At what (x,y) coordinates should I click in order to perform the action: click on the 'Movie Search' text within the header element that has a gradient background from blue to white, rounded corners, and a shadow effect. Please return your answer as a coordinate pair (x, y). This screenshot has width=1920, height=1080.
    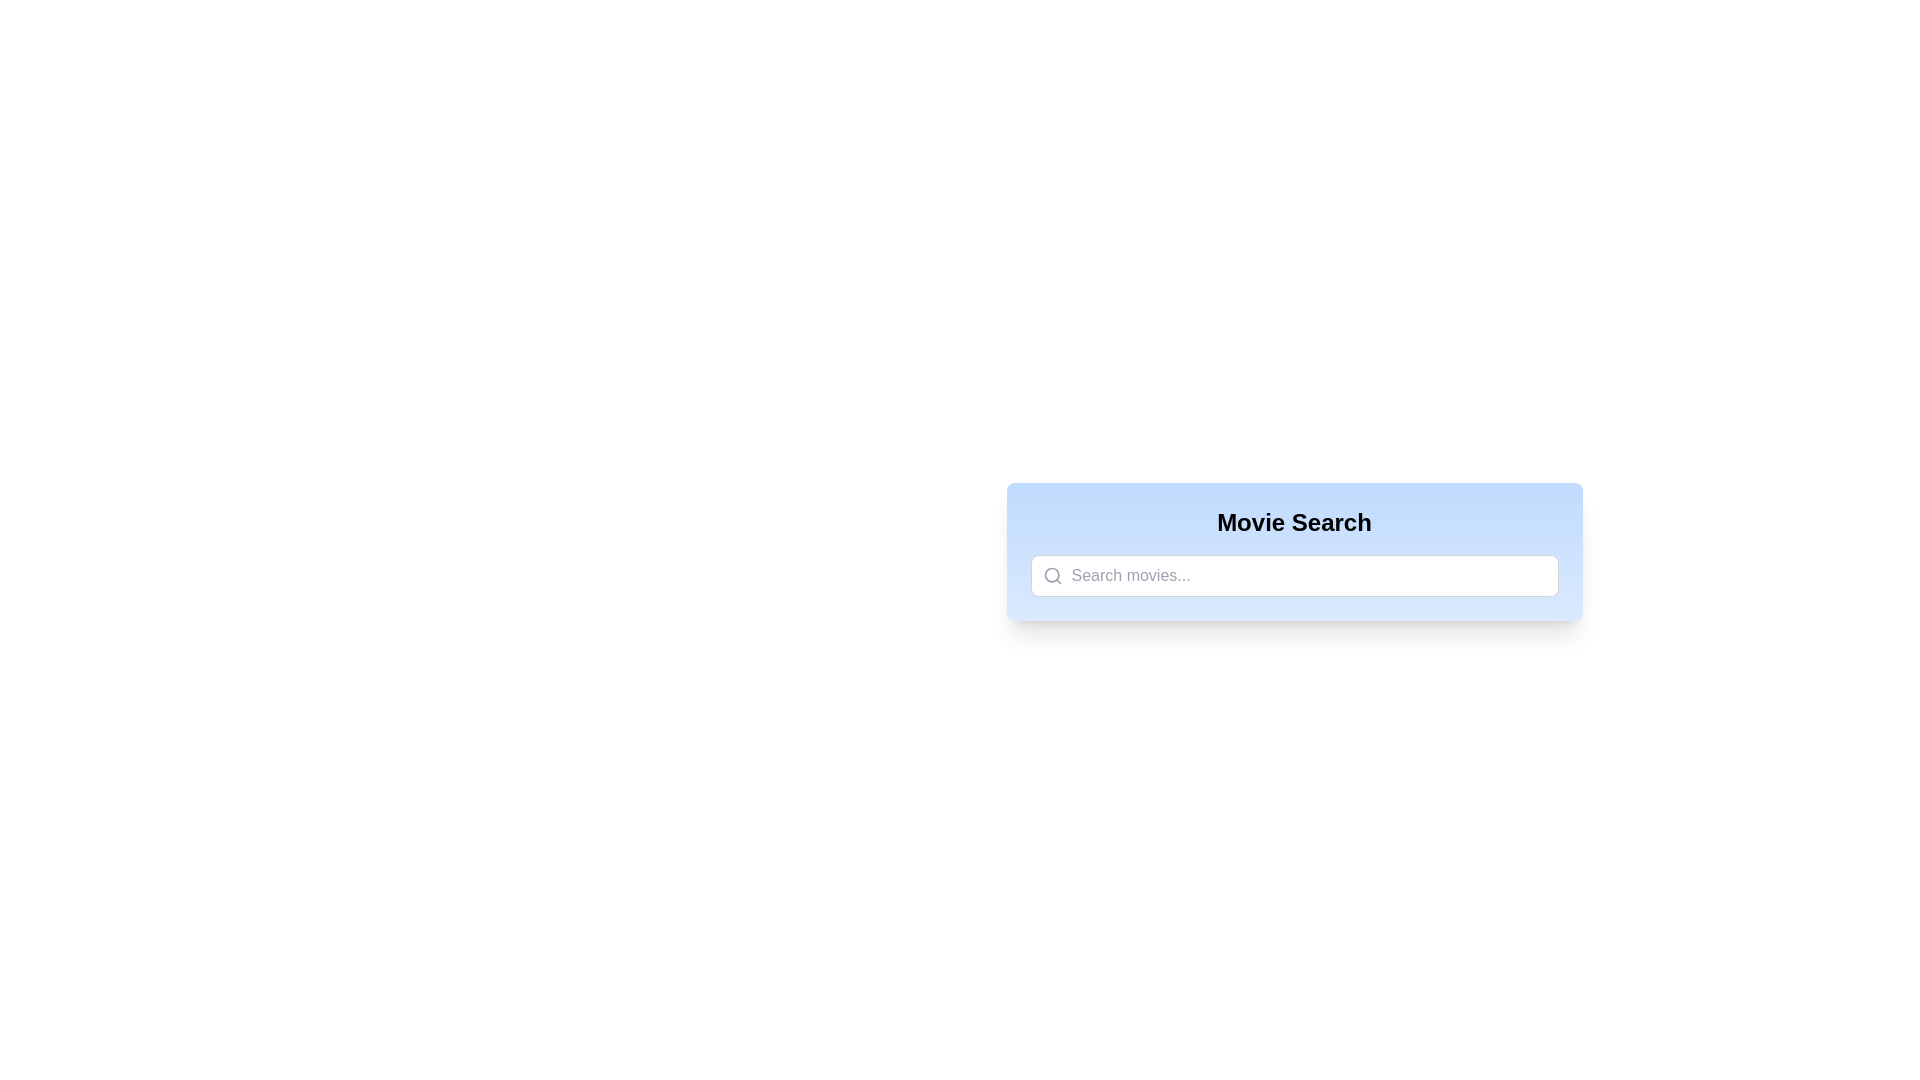
    Looking at the image, I should click on (1294, 551).